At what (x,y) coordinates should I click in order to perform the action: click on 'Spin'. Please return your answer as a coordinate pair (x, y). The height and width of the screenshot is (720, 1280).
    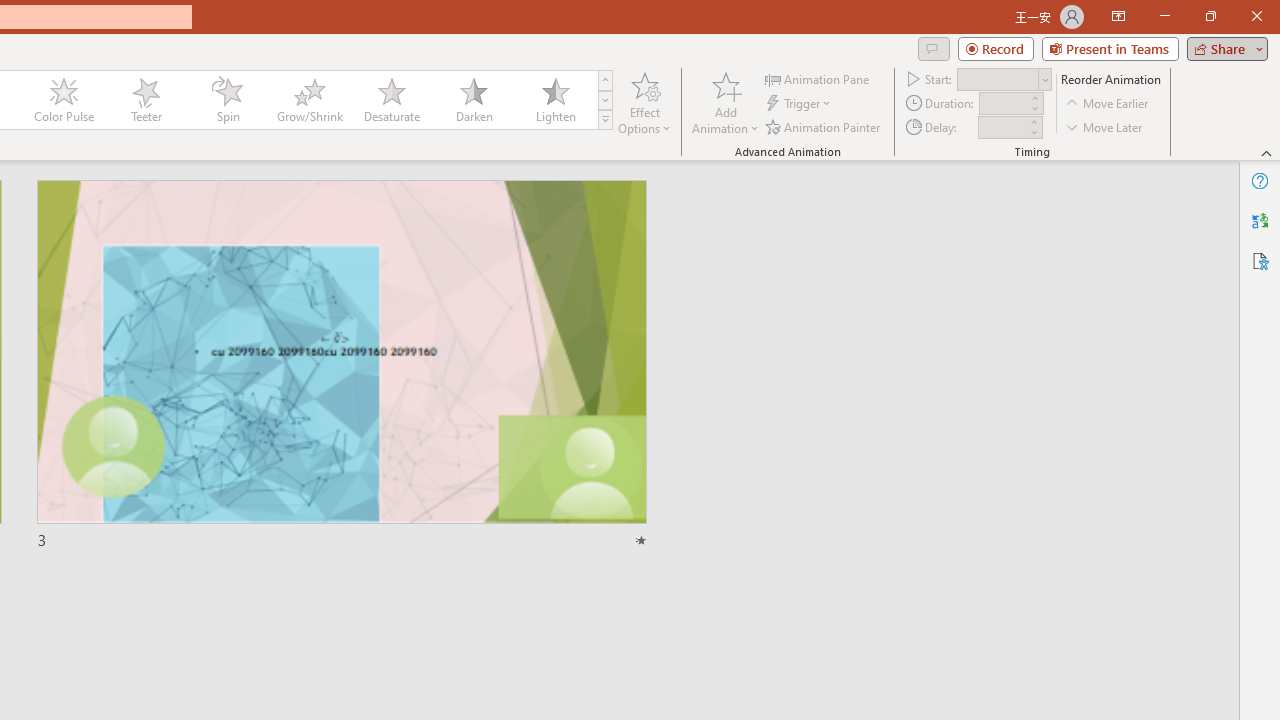
    Looking at the image, I should click on (227, 100).